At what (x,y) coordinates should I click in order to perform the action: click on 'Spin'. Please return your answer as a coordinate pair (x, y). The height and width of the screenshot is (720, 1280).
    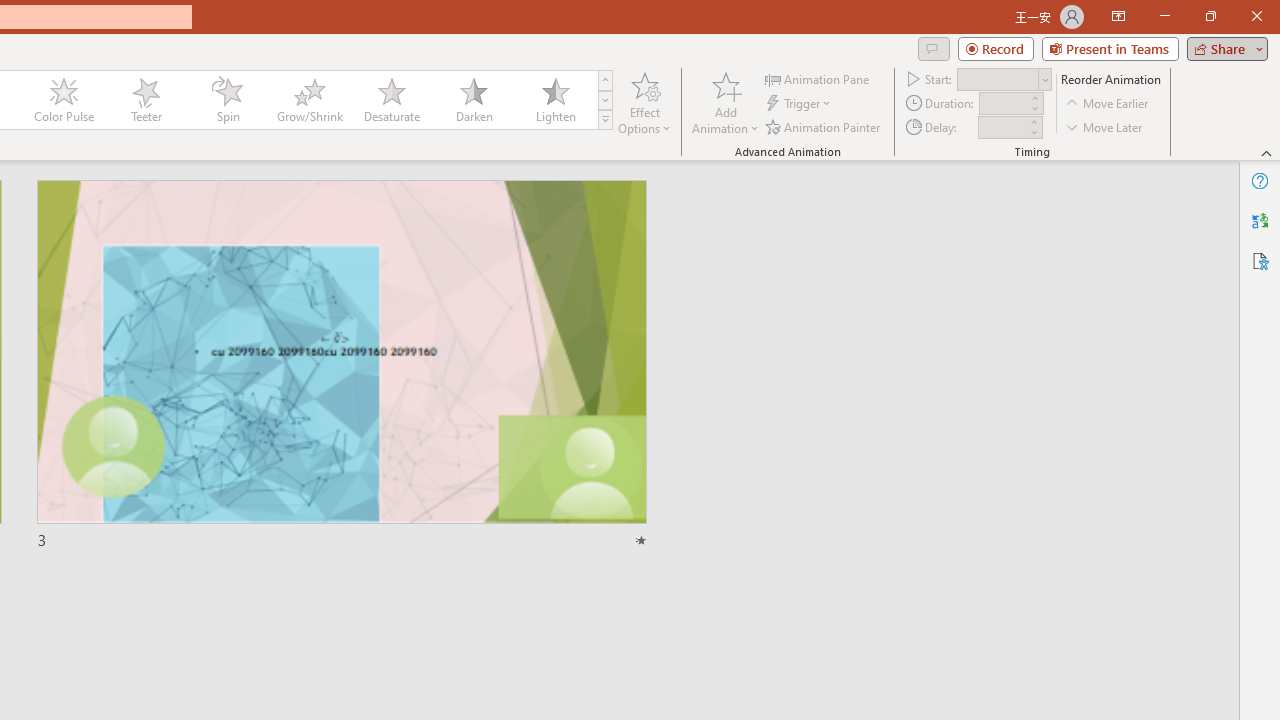
    Looking at the image, I should click on (227, 100).